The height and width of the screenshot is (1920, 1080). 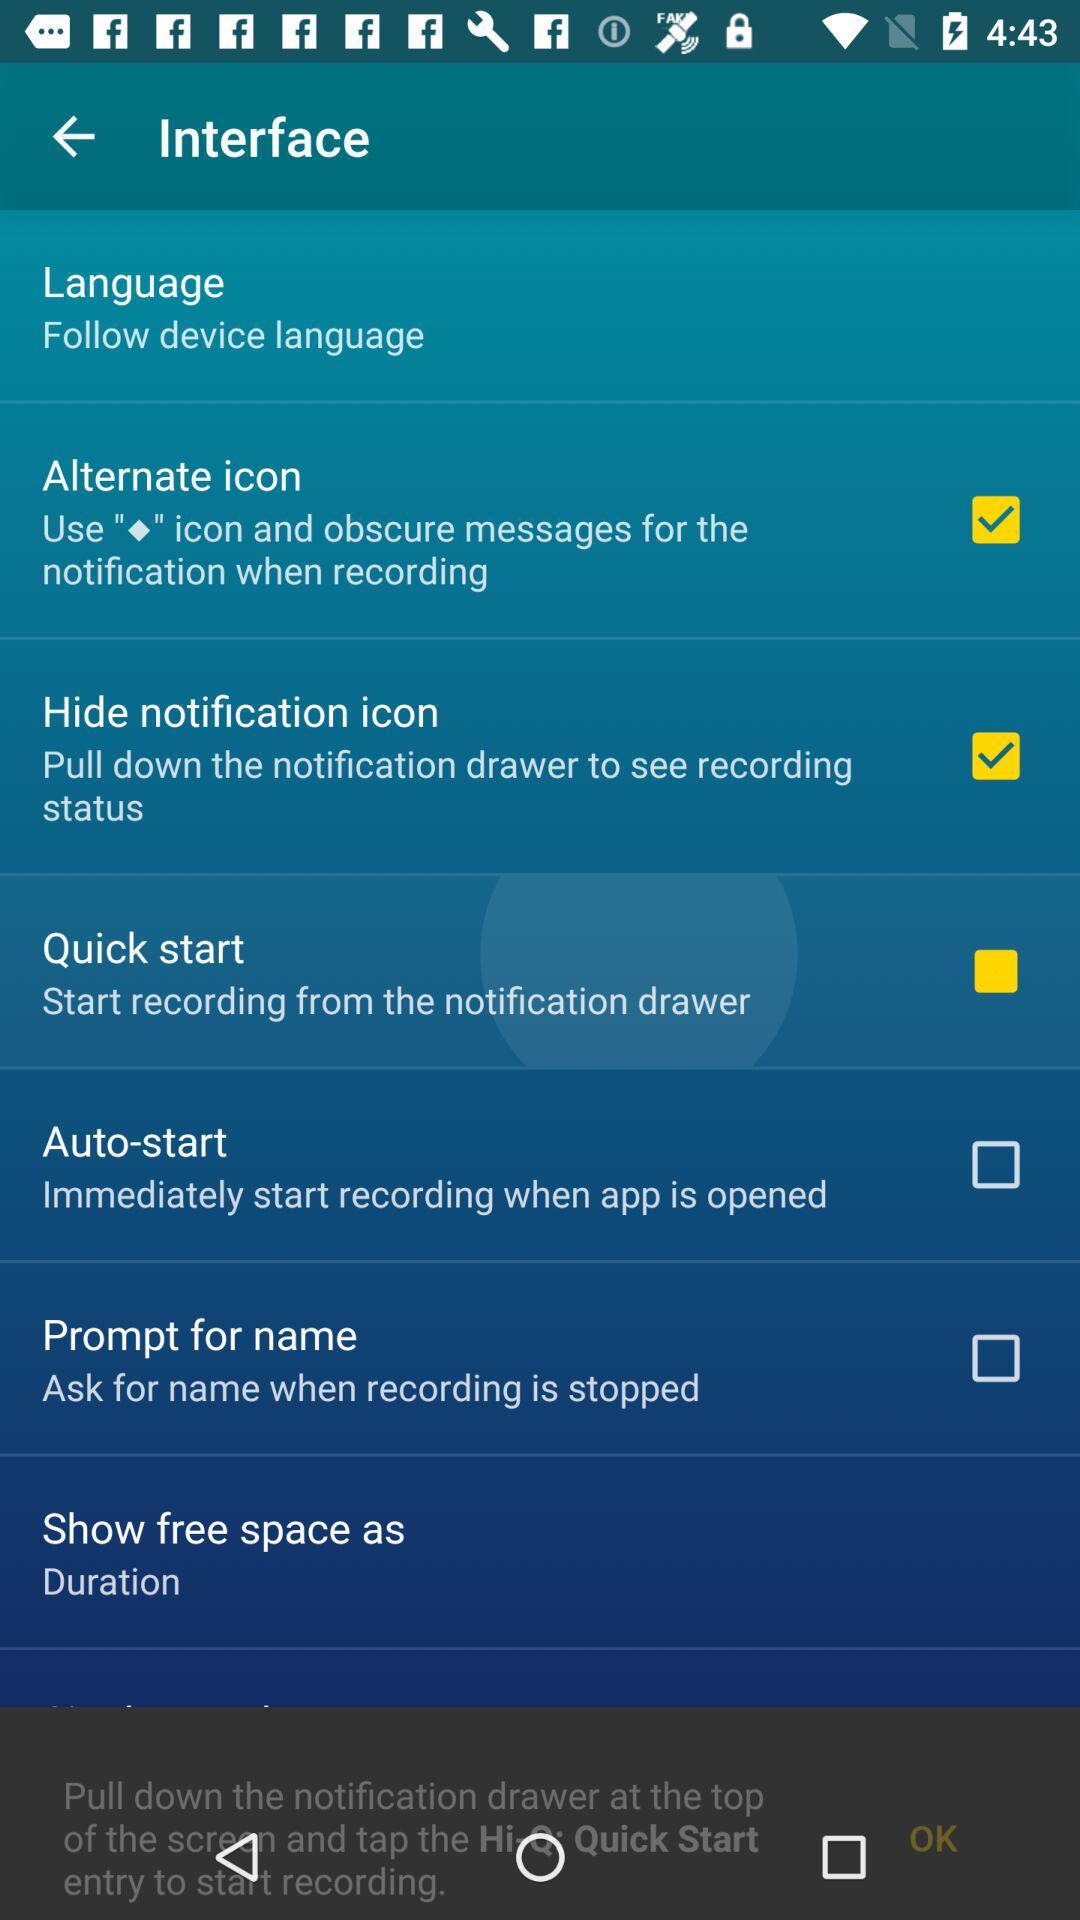 What do you see at coordinates (111, 1579) in the screenshot?
I see `item below the show free space icon` at bounding box center [111, 1579].